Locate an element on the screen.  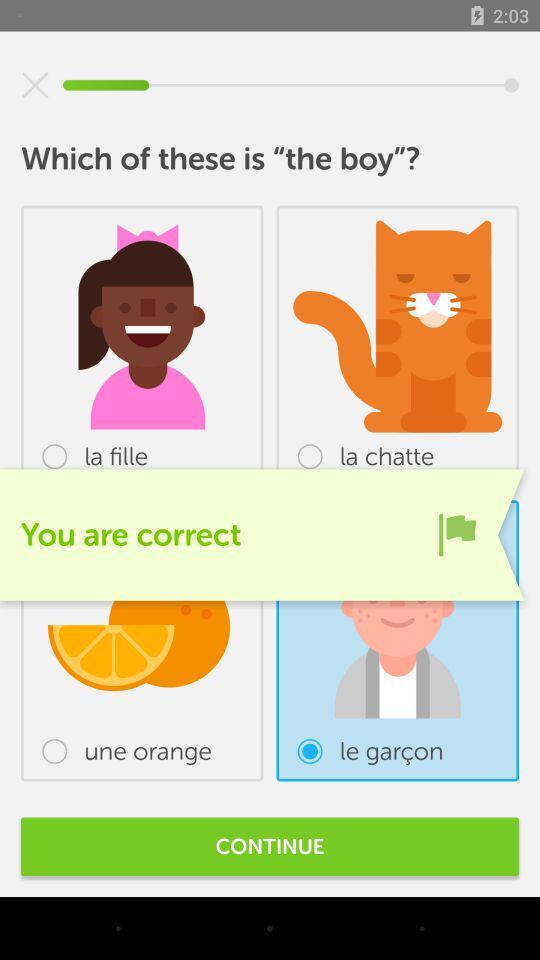
item above the which of these is located at coordinates (35, 85).